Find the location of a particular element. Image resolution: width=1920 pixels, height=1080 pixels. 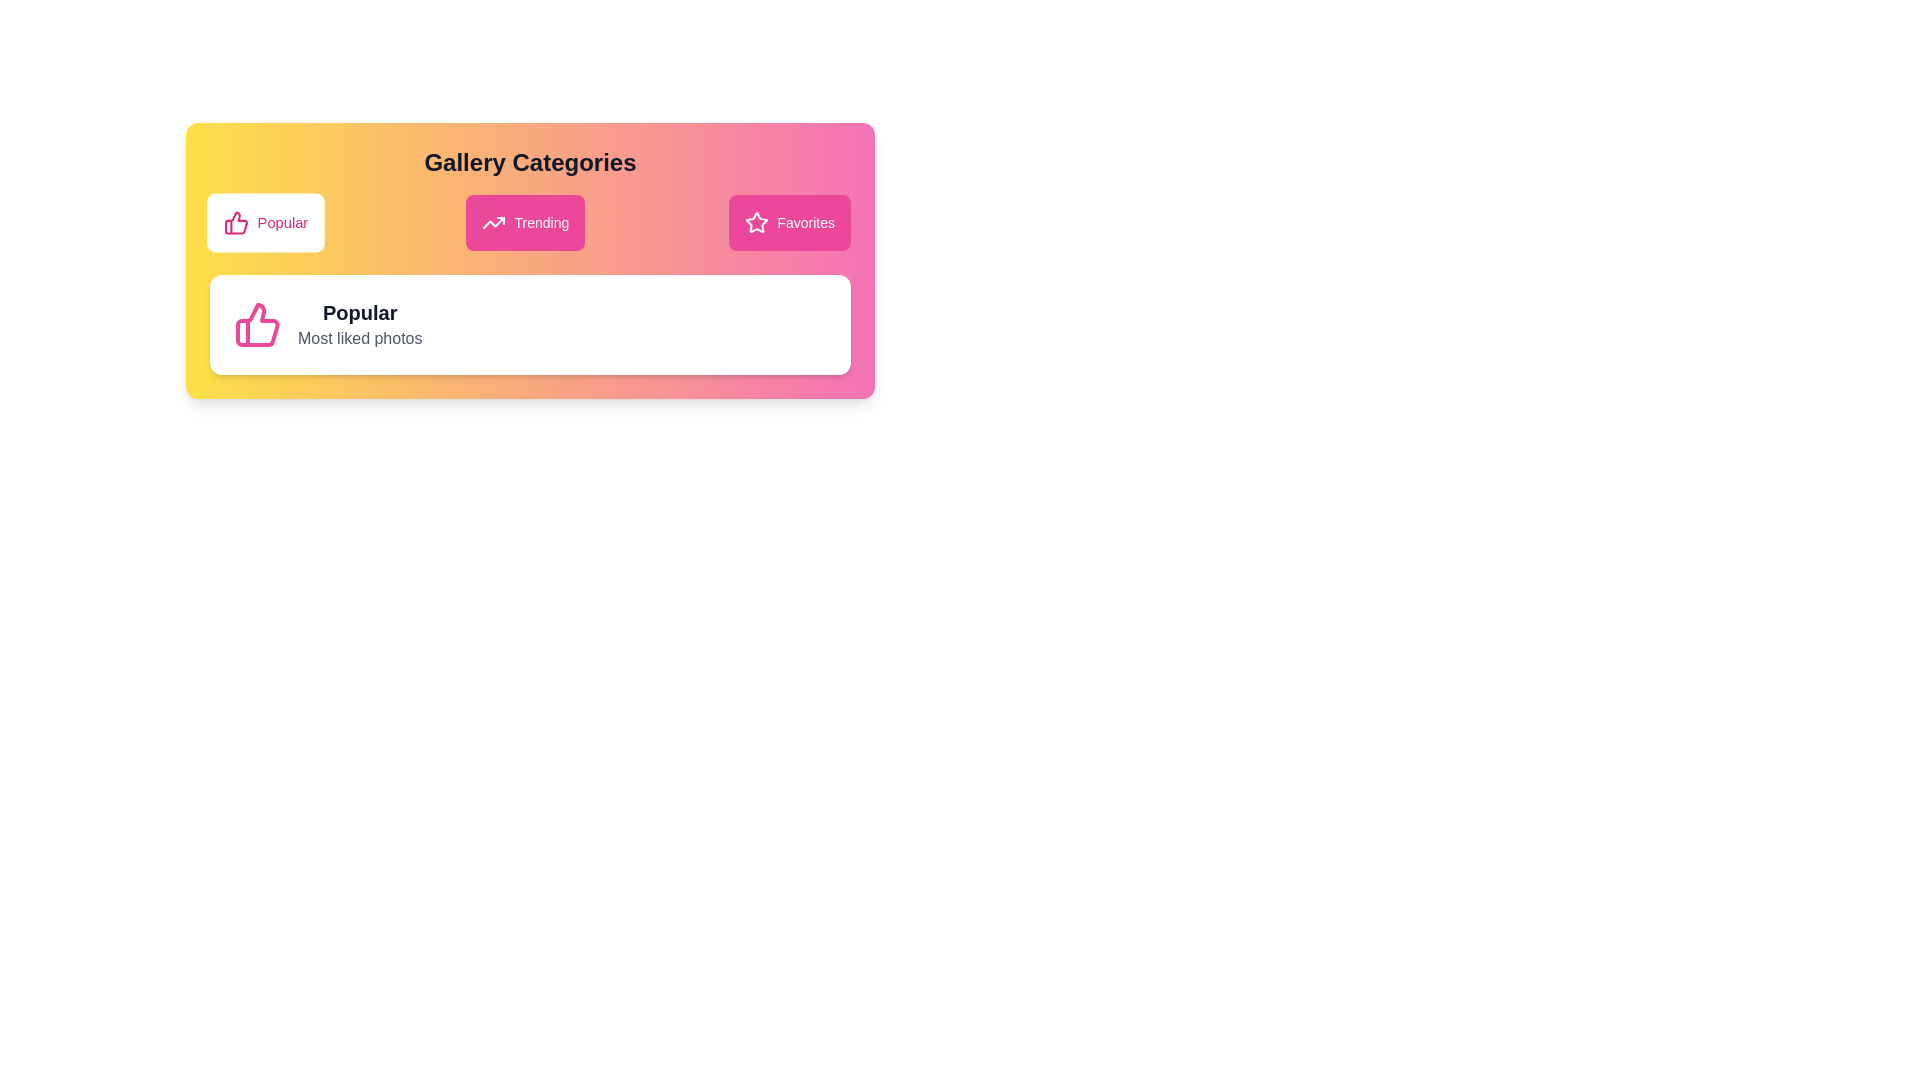

the 'like' icon located in the center of the white rectangular box under the 'Popular' section is located at coordinates (236, 223).